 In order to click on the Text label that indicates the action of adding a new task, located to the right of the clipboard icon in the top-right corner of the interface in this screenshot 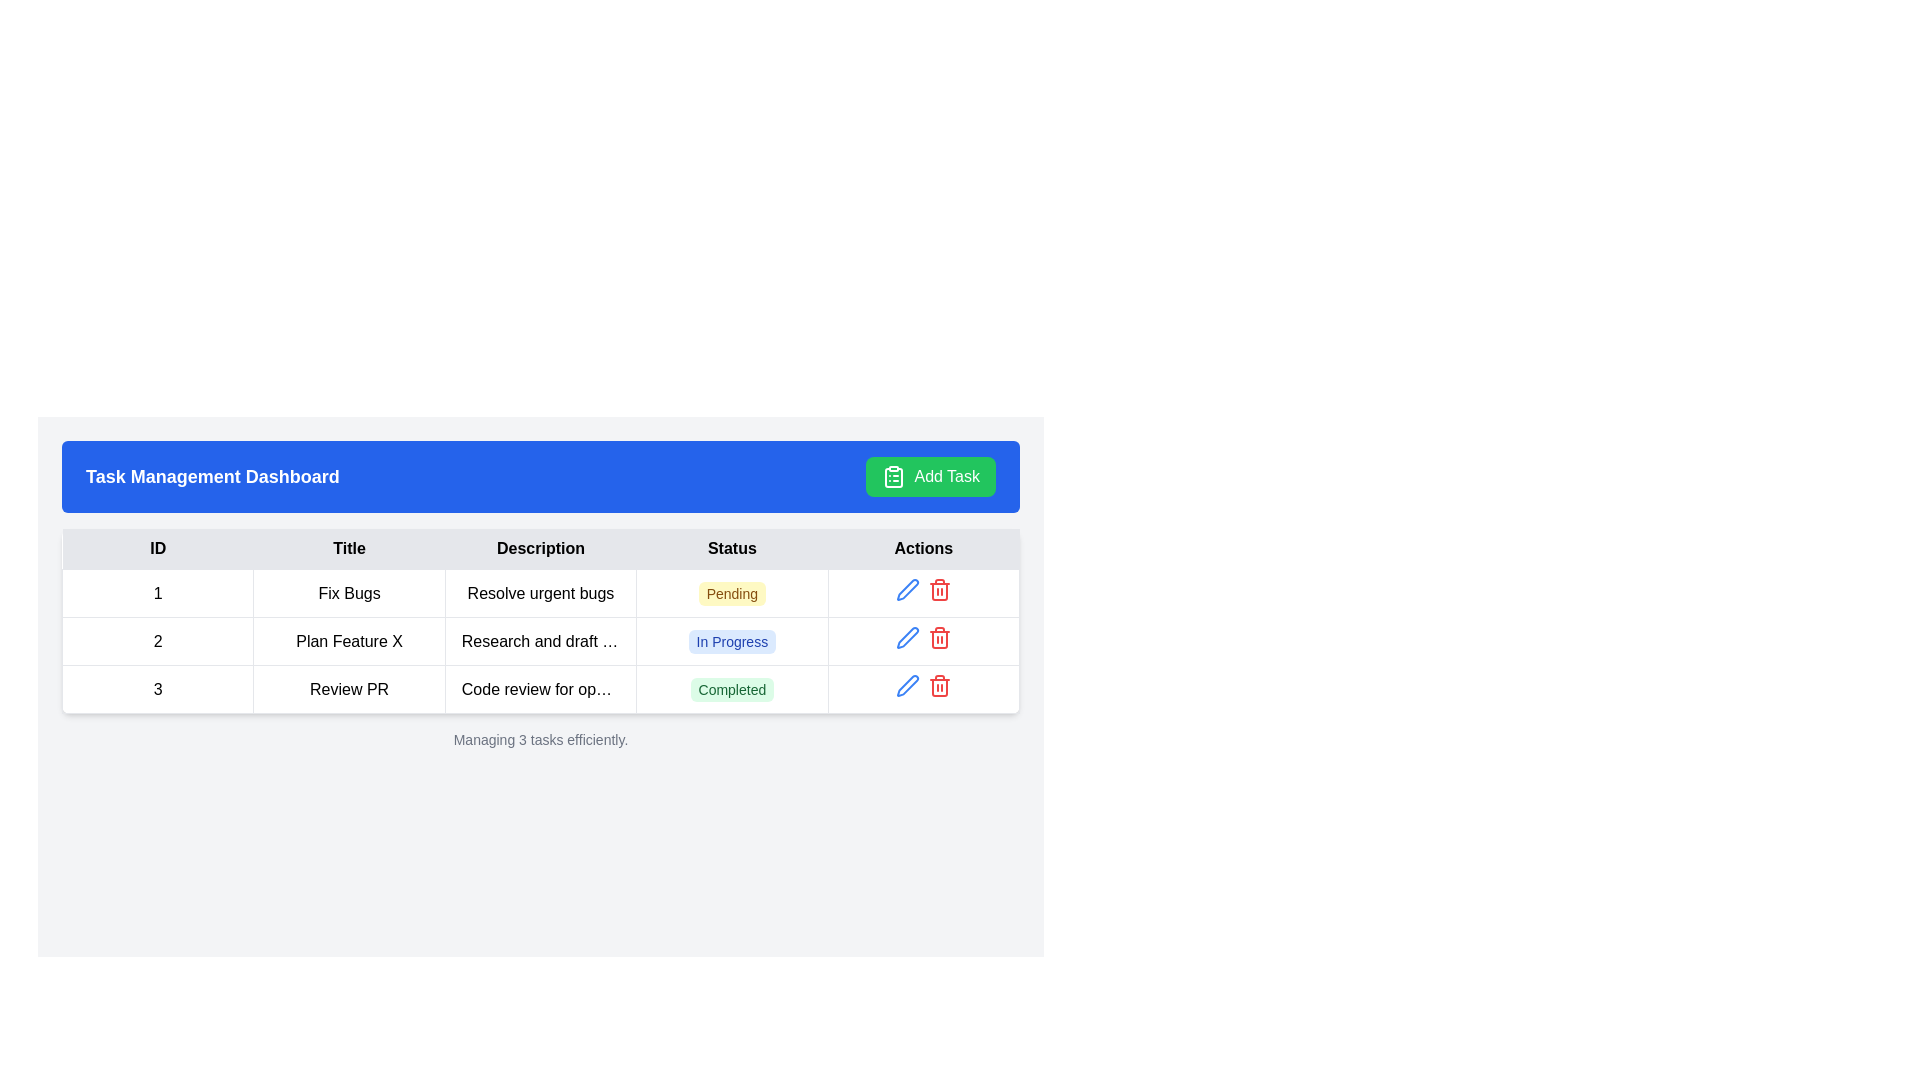, I will do `click(946, 477)`.